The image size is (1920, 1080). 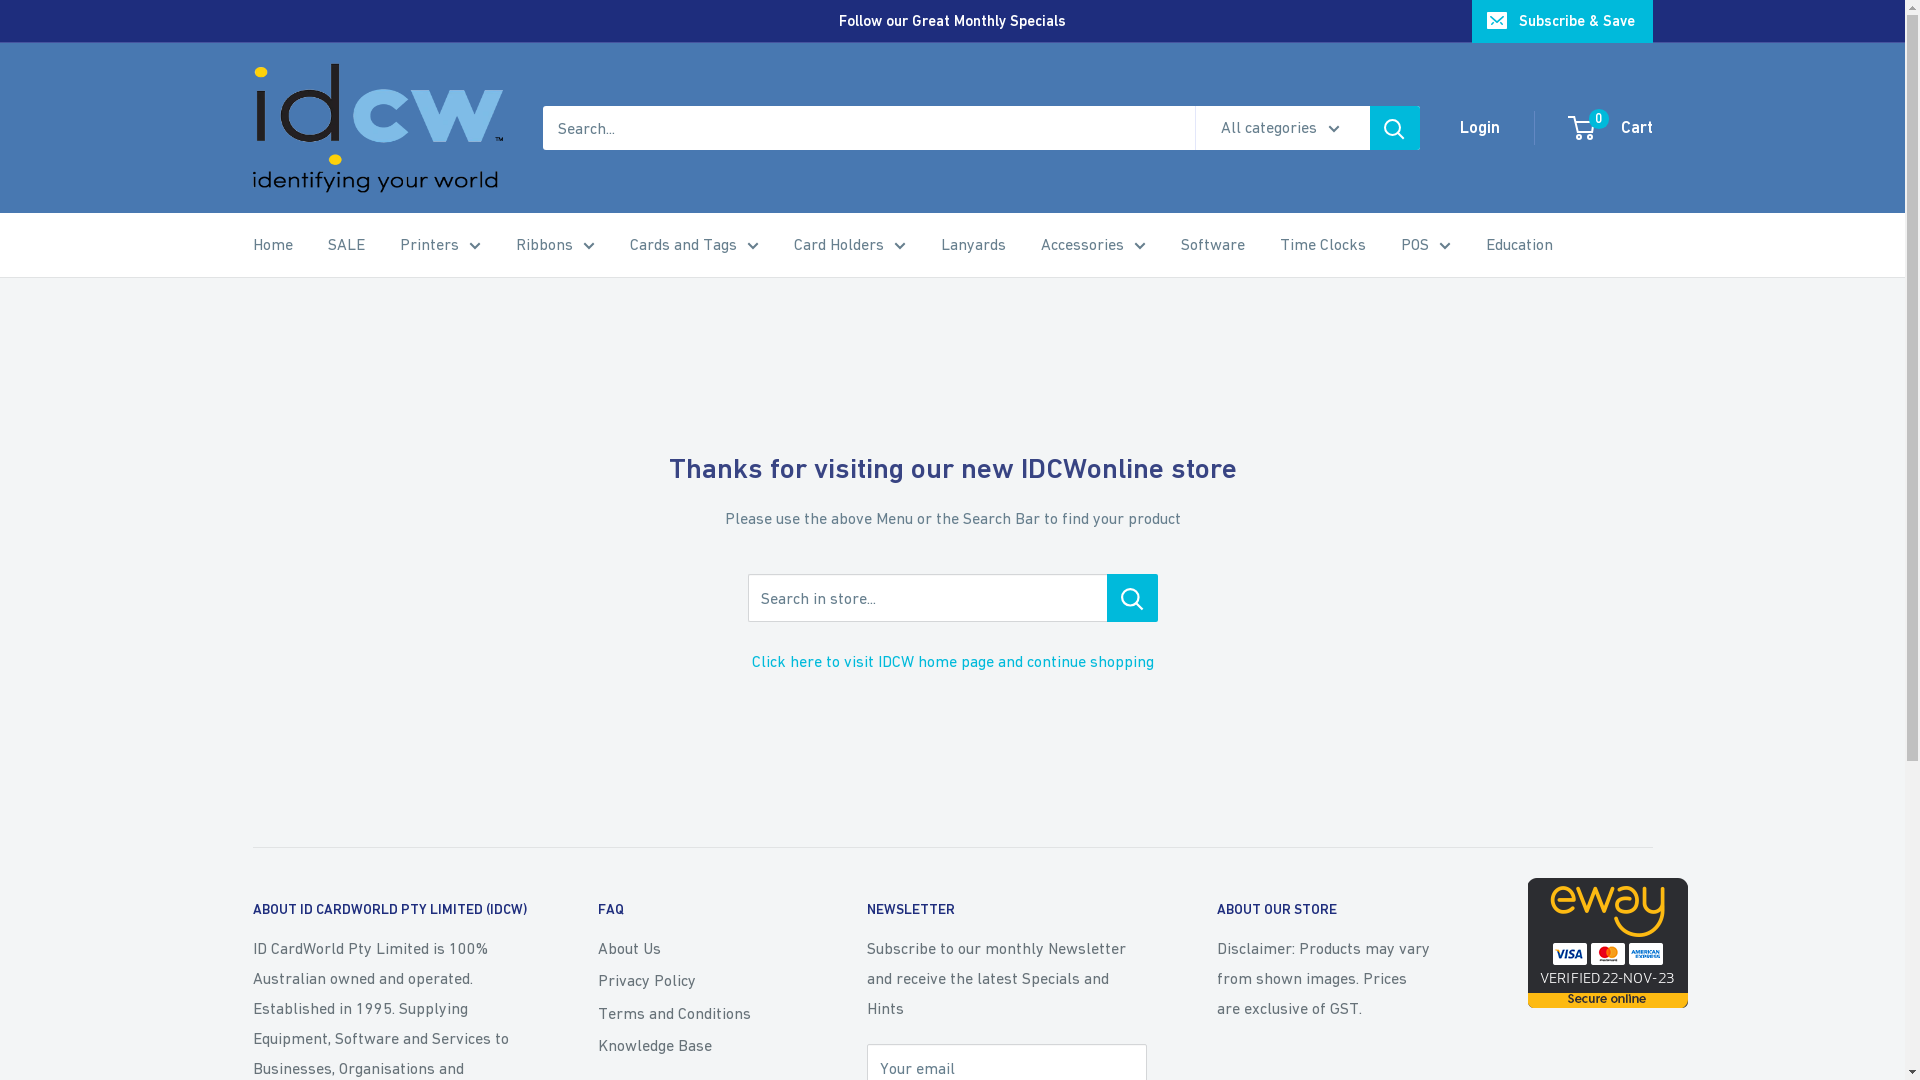 What do you see at coordinates (1280, 244) in the screenshot?
I see `'Time Clocks'` at bounding box center [1280, 244].